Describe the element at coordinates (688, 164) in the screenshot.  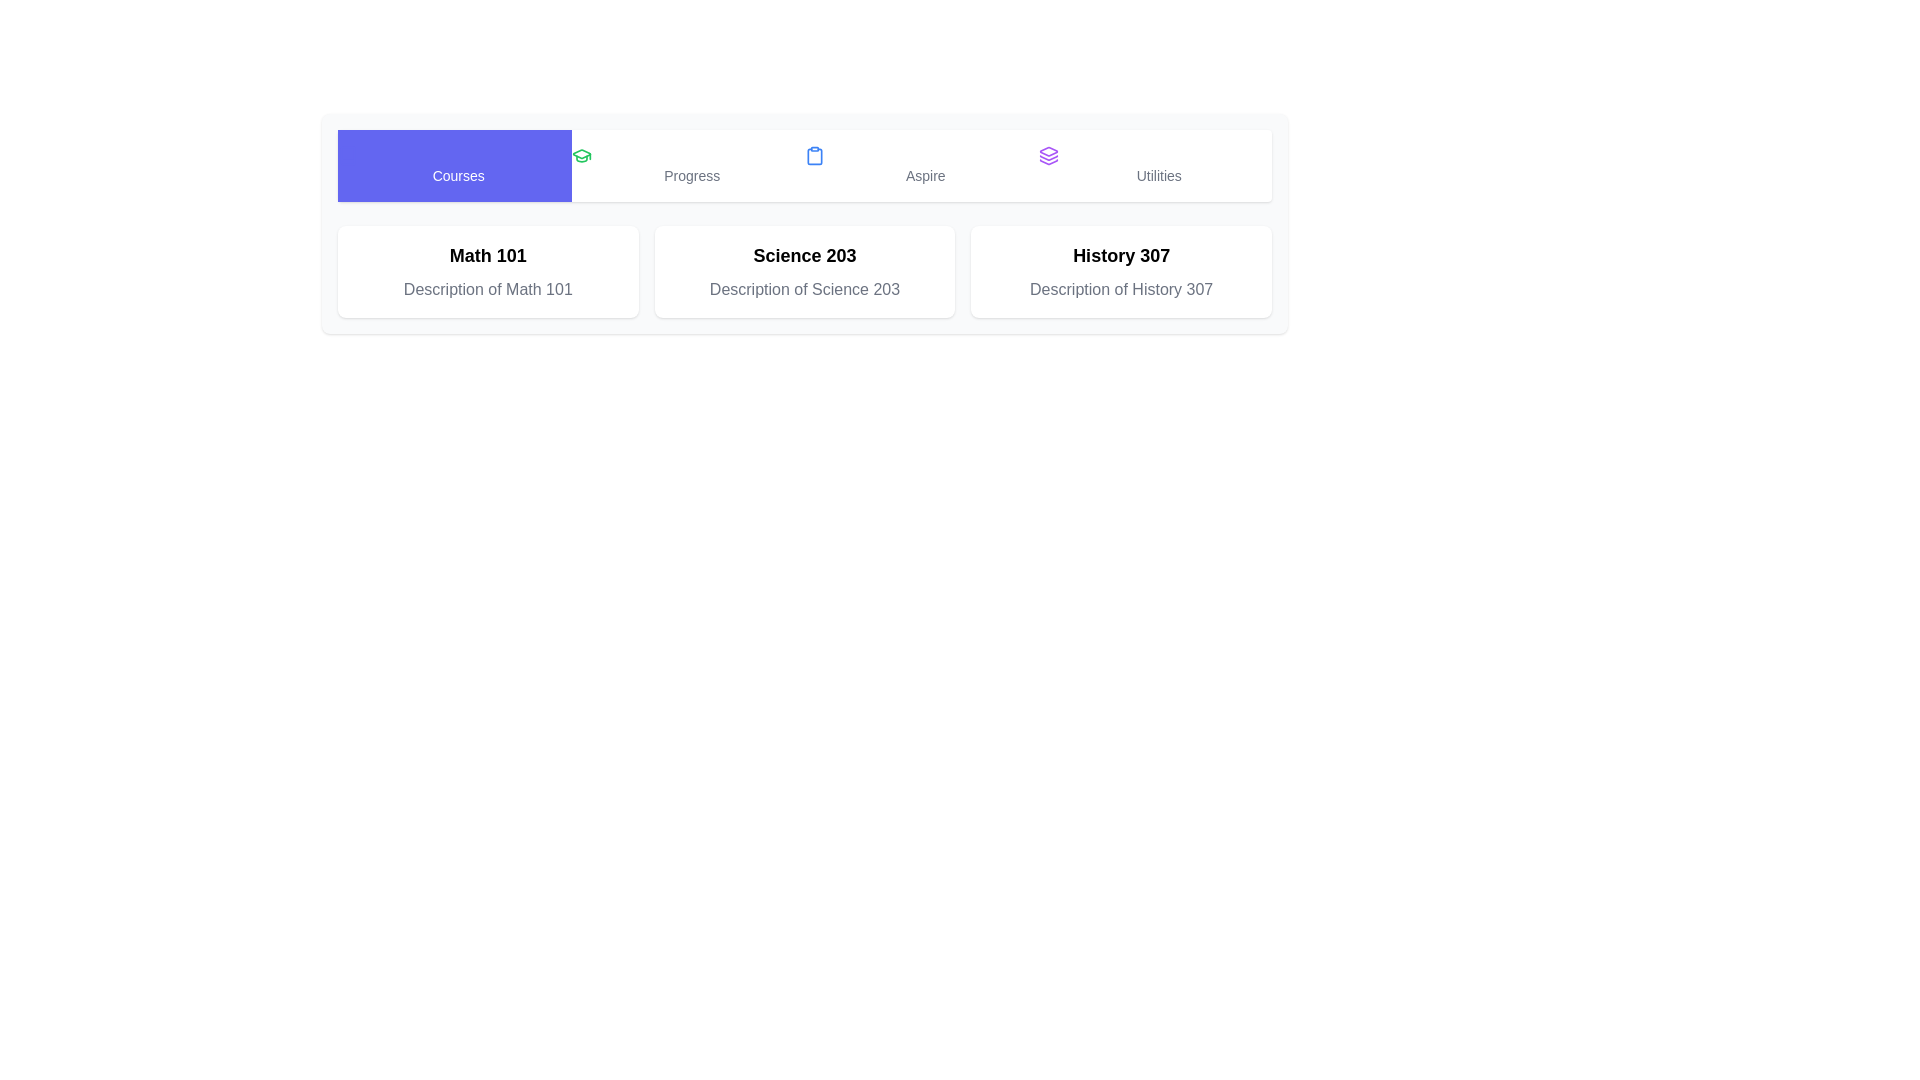
I see `the green graduation cap icon button labeled 'Progress' in the navigation bar` at that location.